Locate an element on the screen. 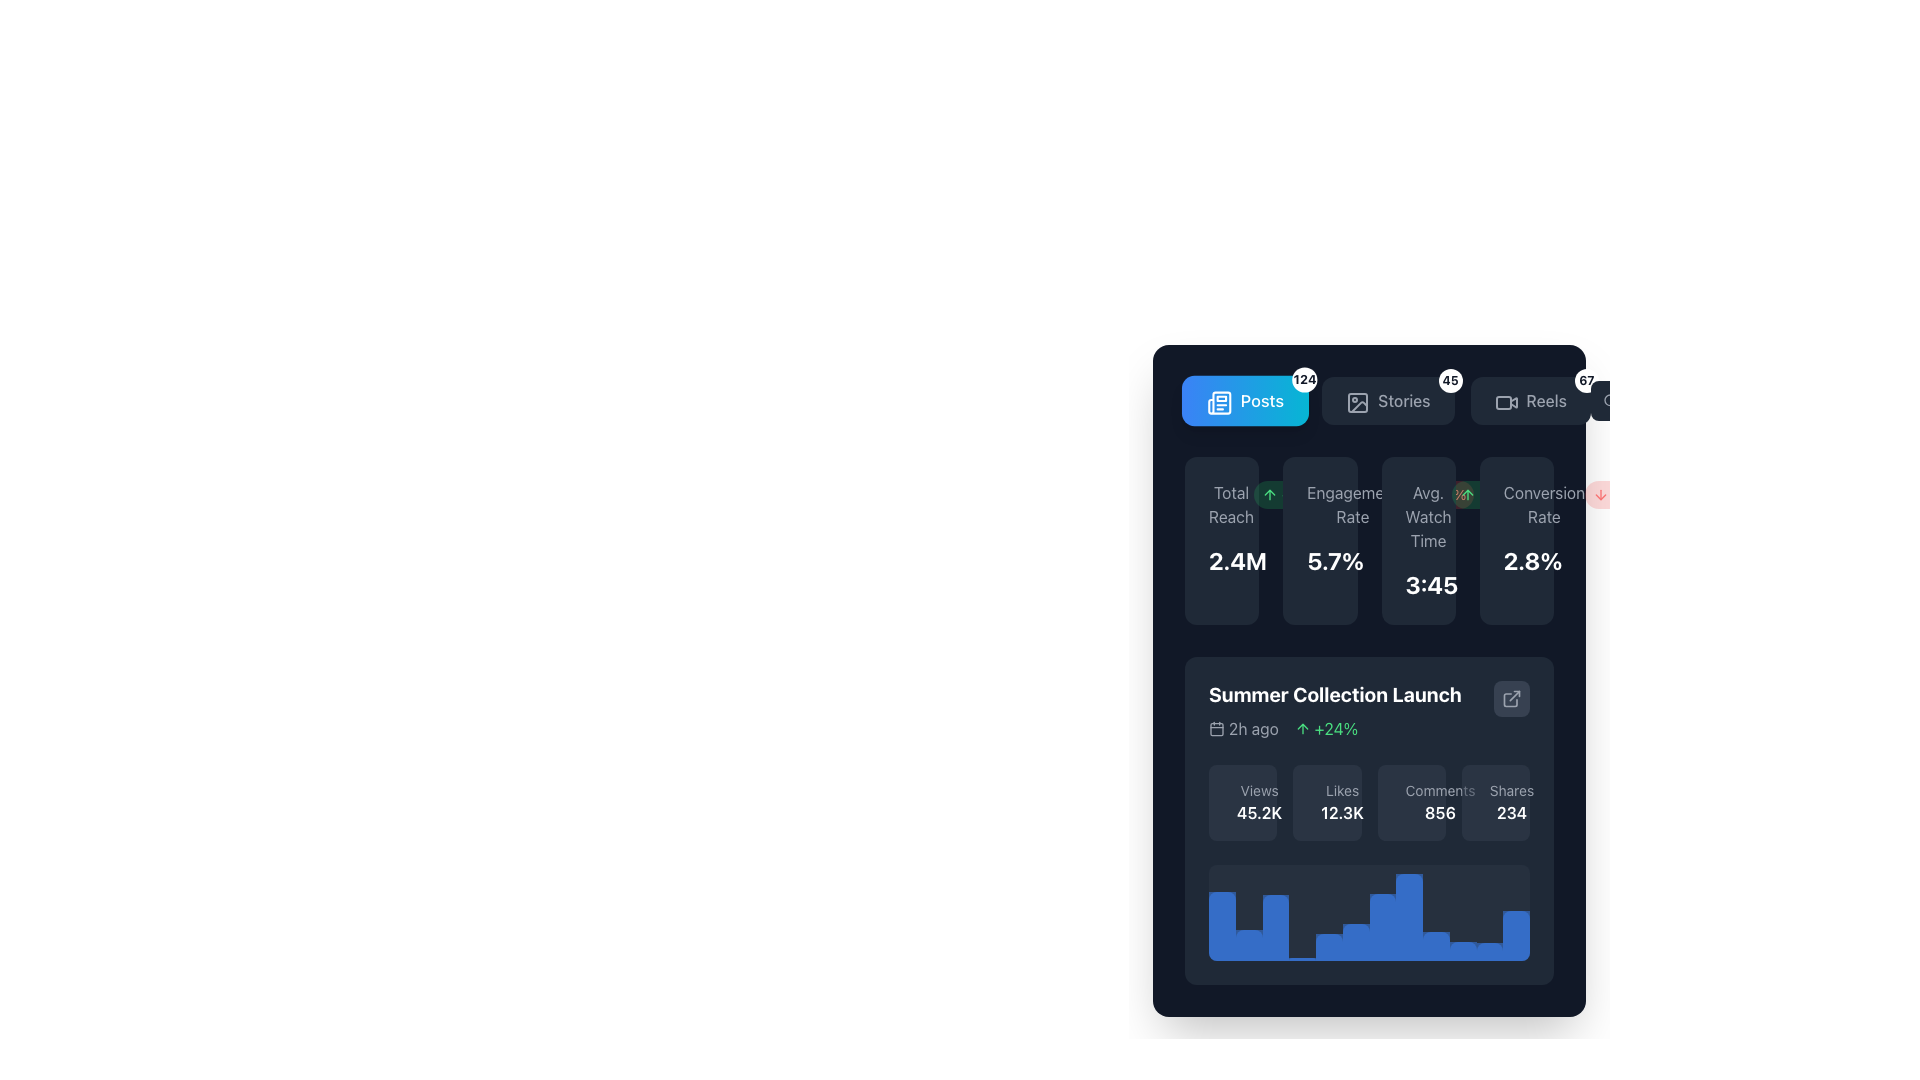 The width and height of the screenshot is (1920, 1080). textual content of the 'Posts' label, which is displayed in white text against a gradient blue background, positioned centrally in the navigation bar is located at coordinates (1261, 401).